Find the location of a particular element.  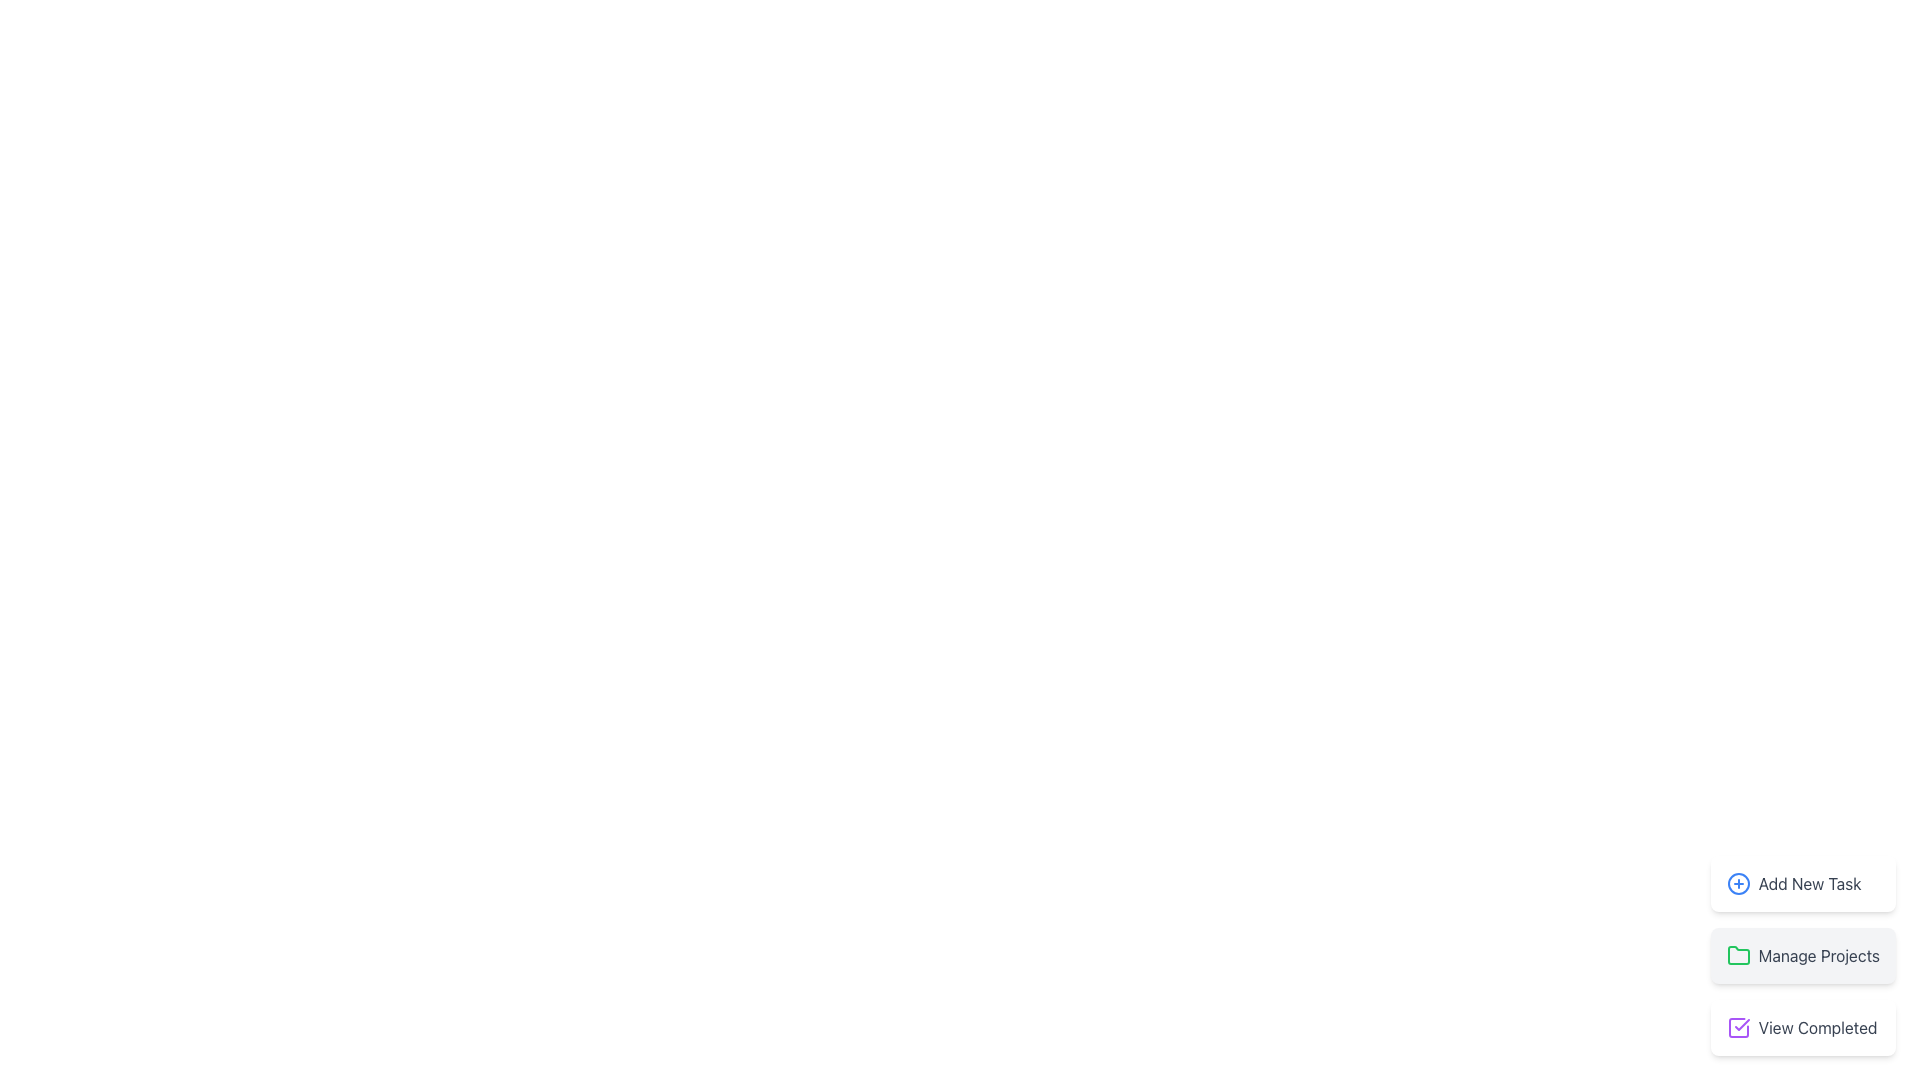

the 'Manage Projects' label next to the green folder icon is located at coordinates (1803, 955).